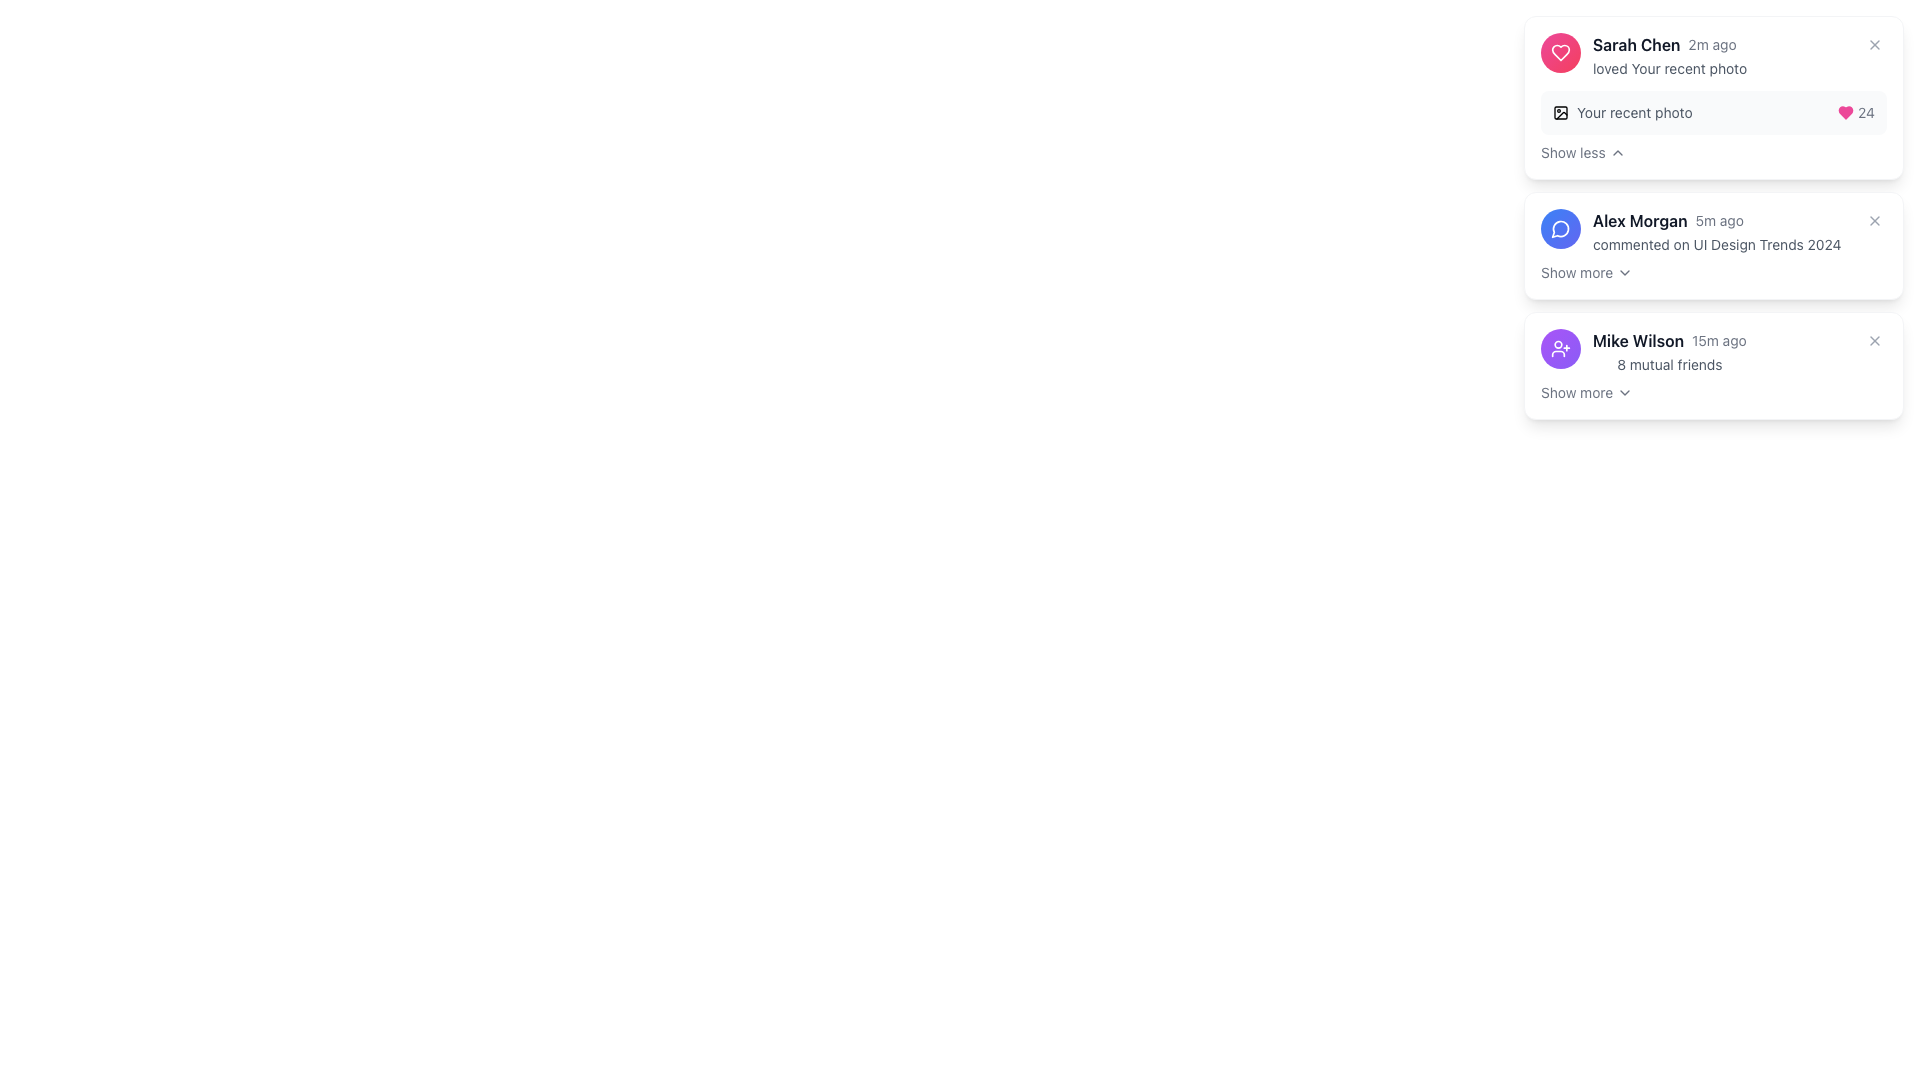 The width and height of the screenshot is (1920, 1080). I want to click on the circular 'X' icon in the top-right corner of the notification card from 'Sarah Chen', so click(1874, 45).